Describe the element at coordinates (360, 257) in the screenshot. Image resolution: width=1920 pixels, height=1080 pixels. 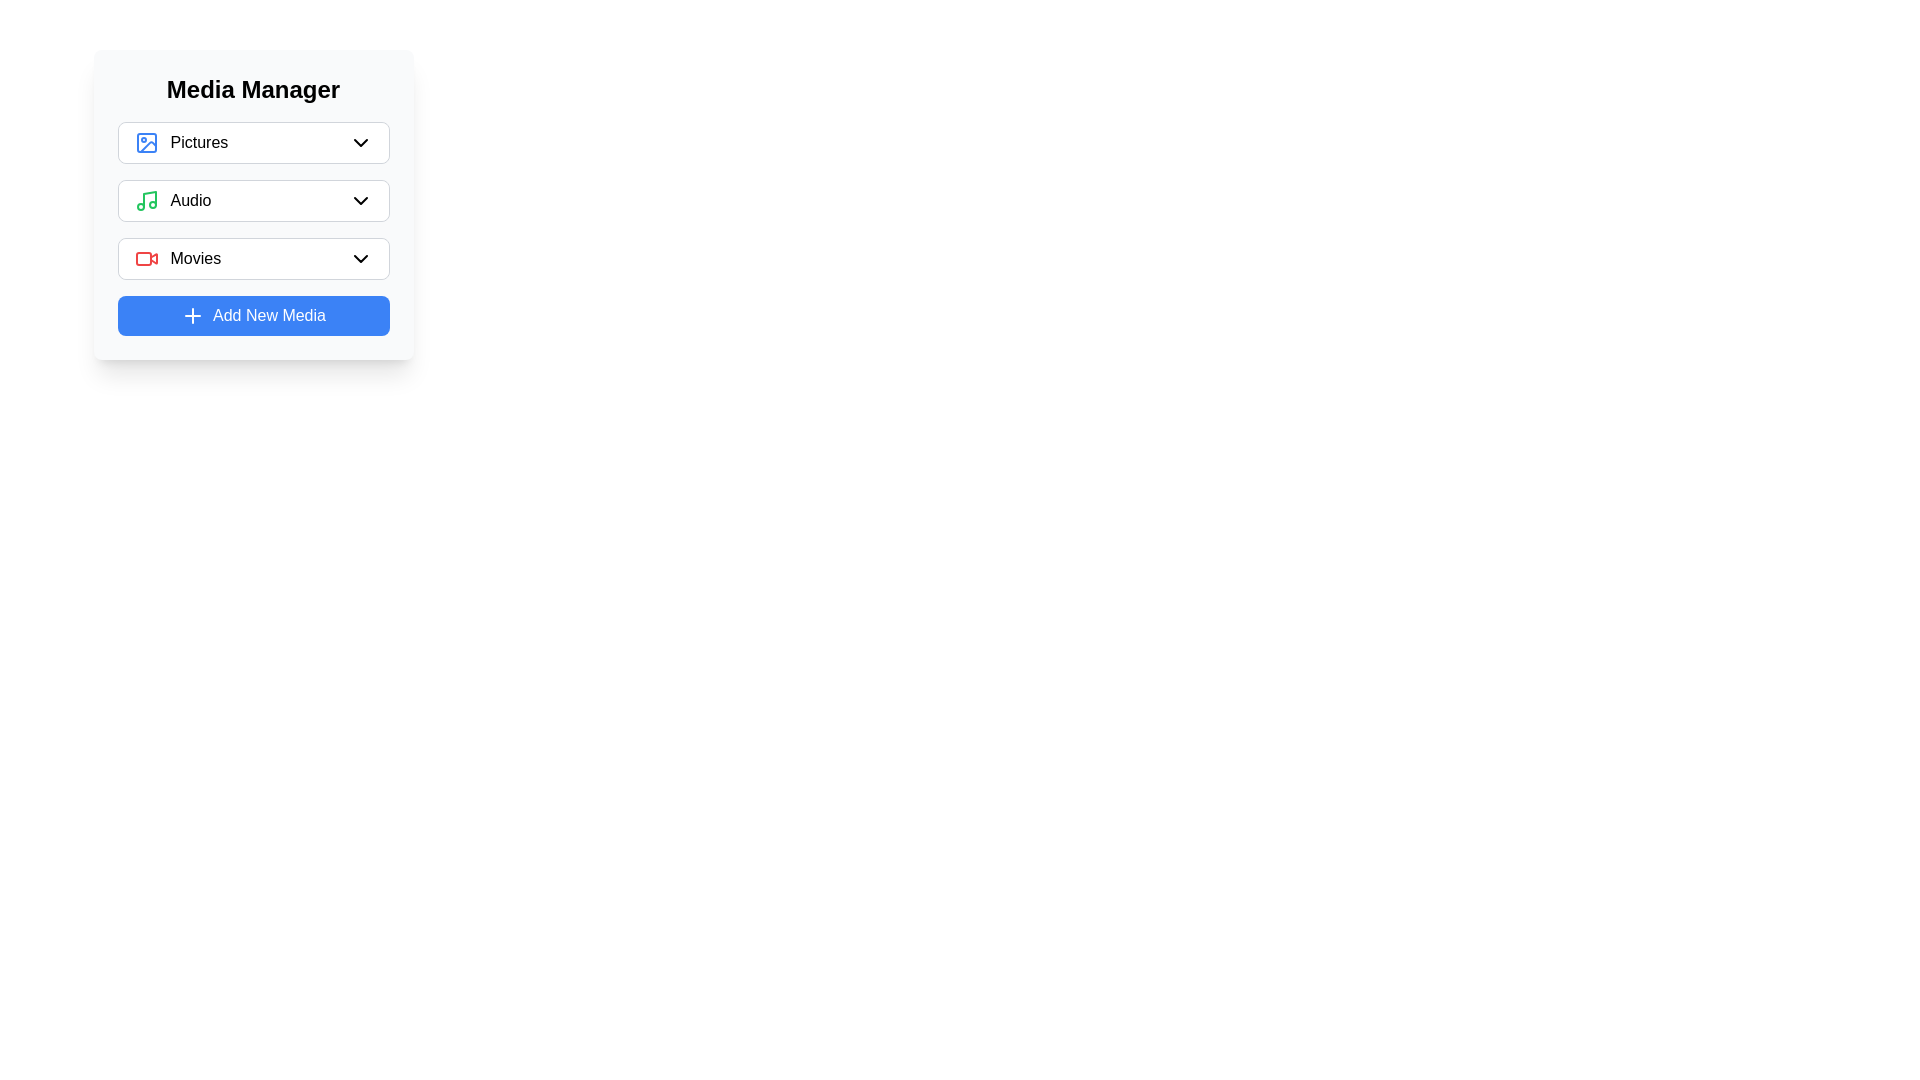
I see `the chevron dropdown toggle icon located to the right of the 'Movies' text label` at that location.